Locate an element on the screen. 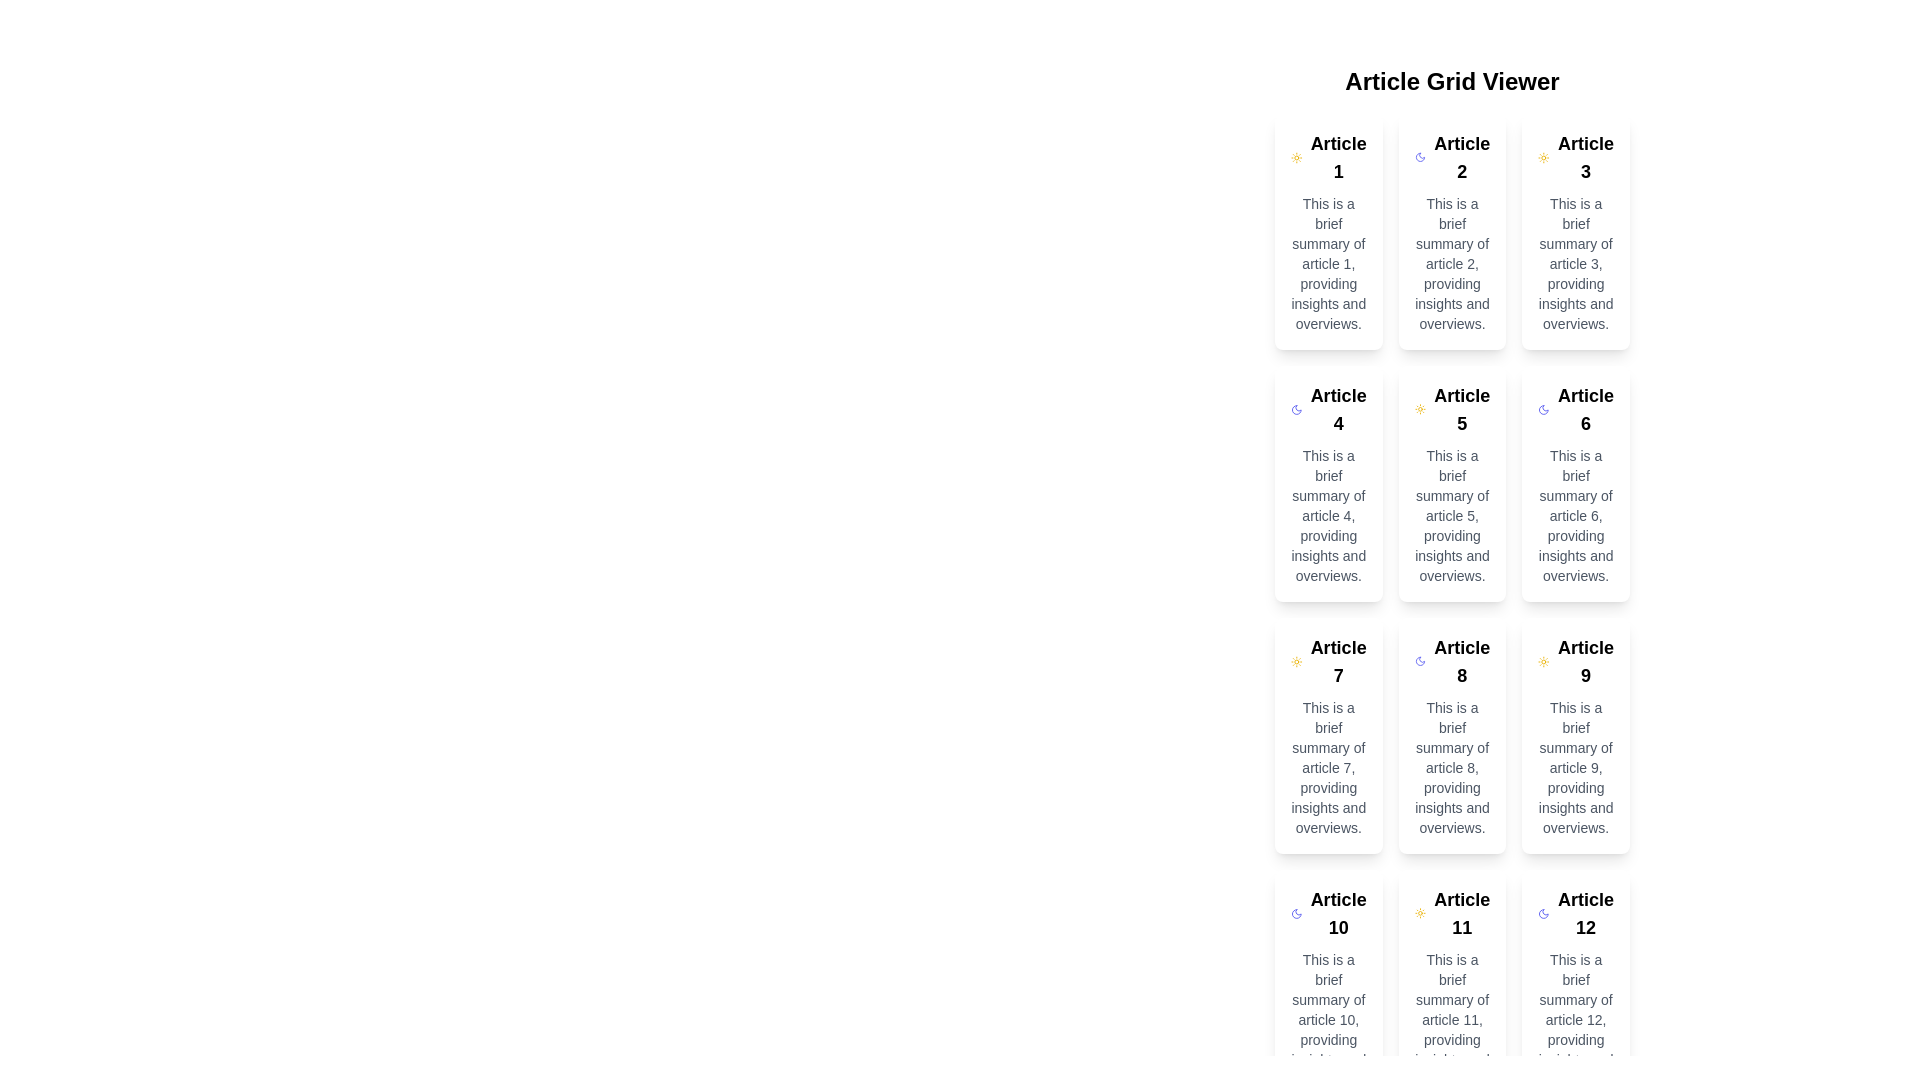 The width and height of the screenshot is (1920, 1080). title of the article identified as 'Article 11', located in the central column of the bottom row in a grid layout, positioned between 'Article 10' and 'Article 12' is located at coordinates (1462, 914).